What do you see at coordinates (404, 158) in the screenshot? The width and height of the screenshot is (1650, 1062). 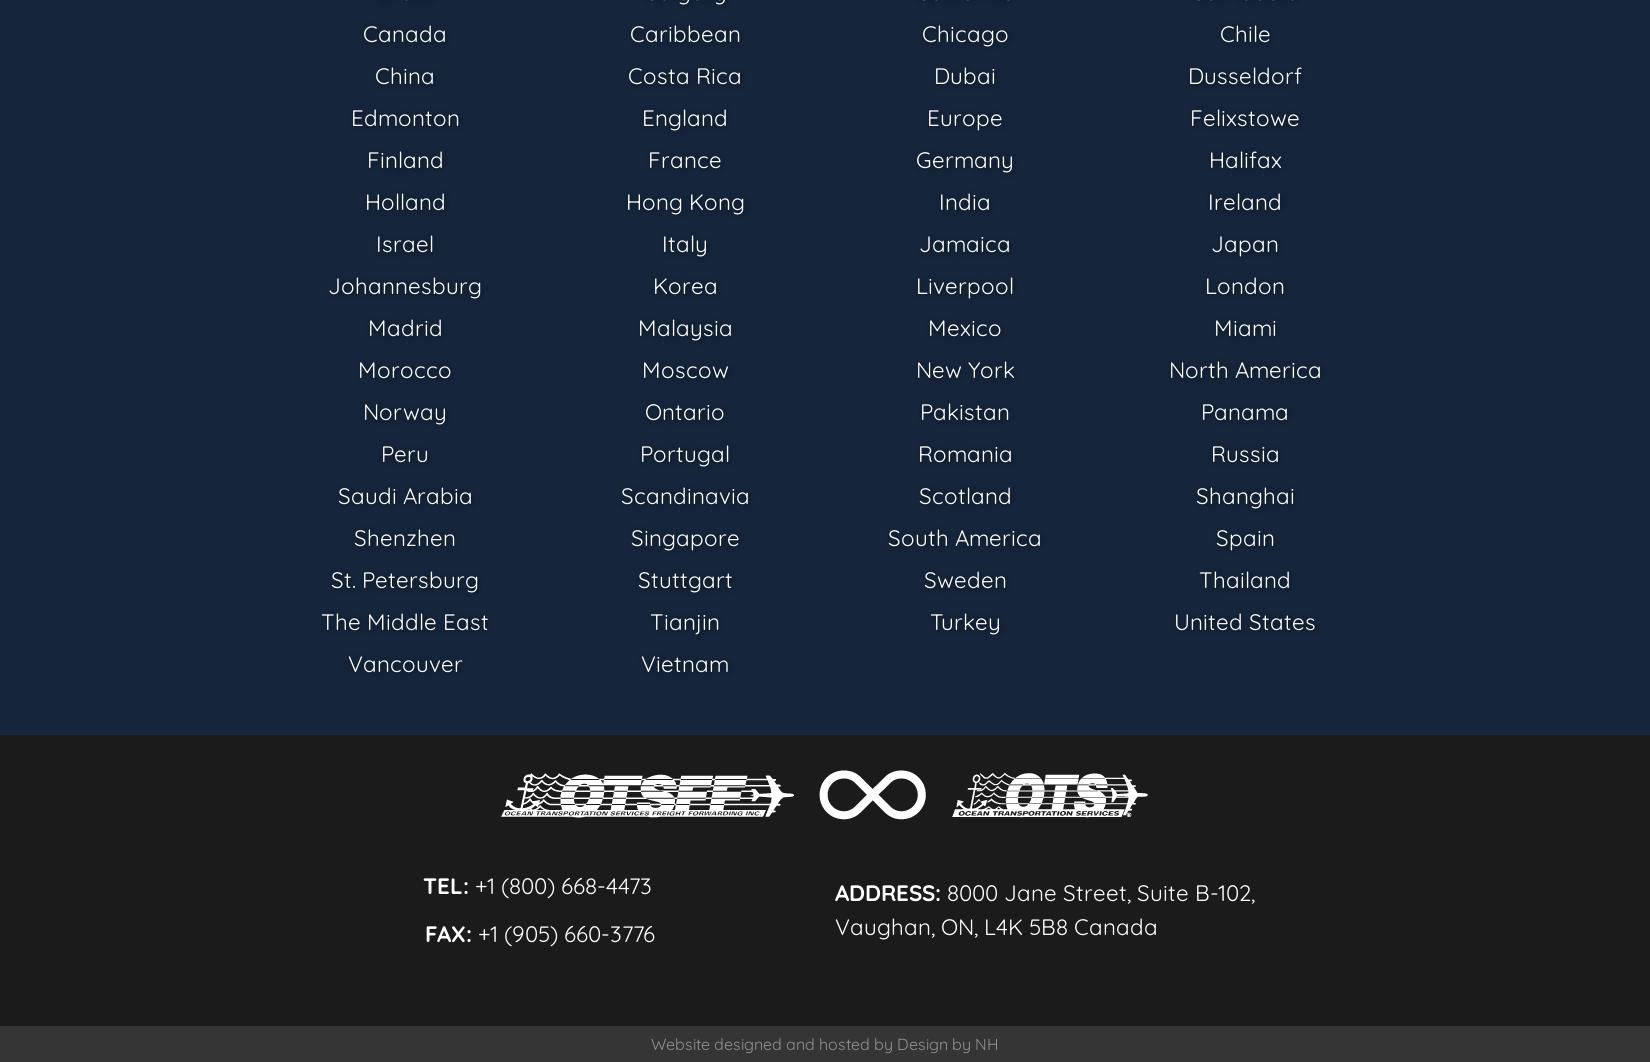 I see `'Finland'` at bounding box center [404, 158].